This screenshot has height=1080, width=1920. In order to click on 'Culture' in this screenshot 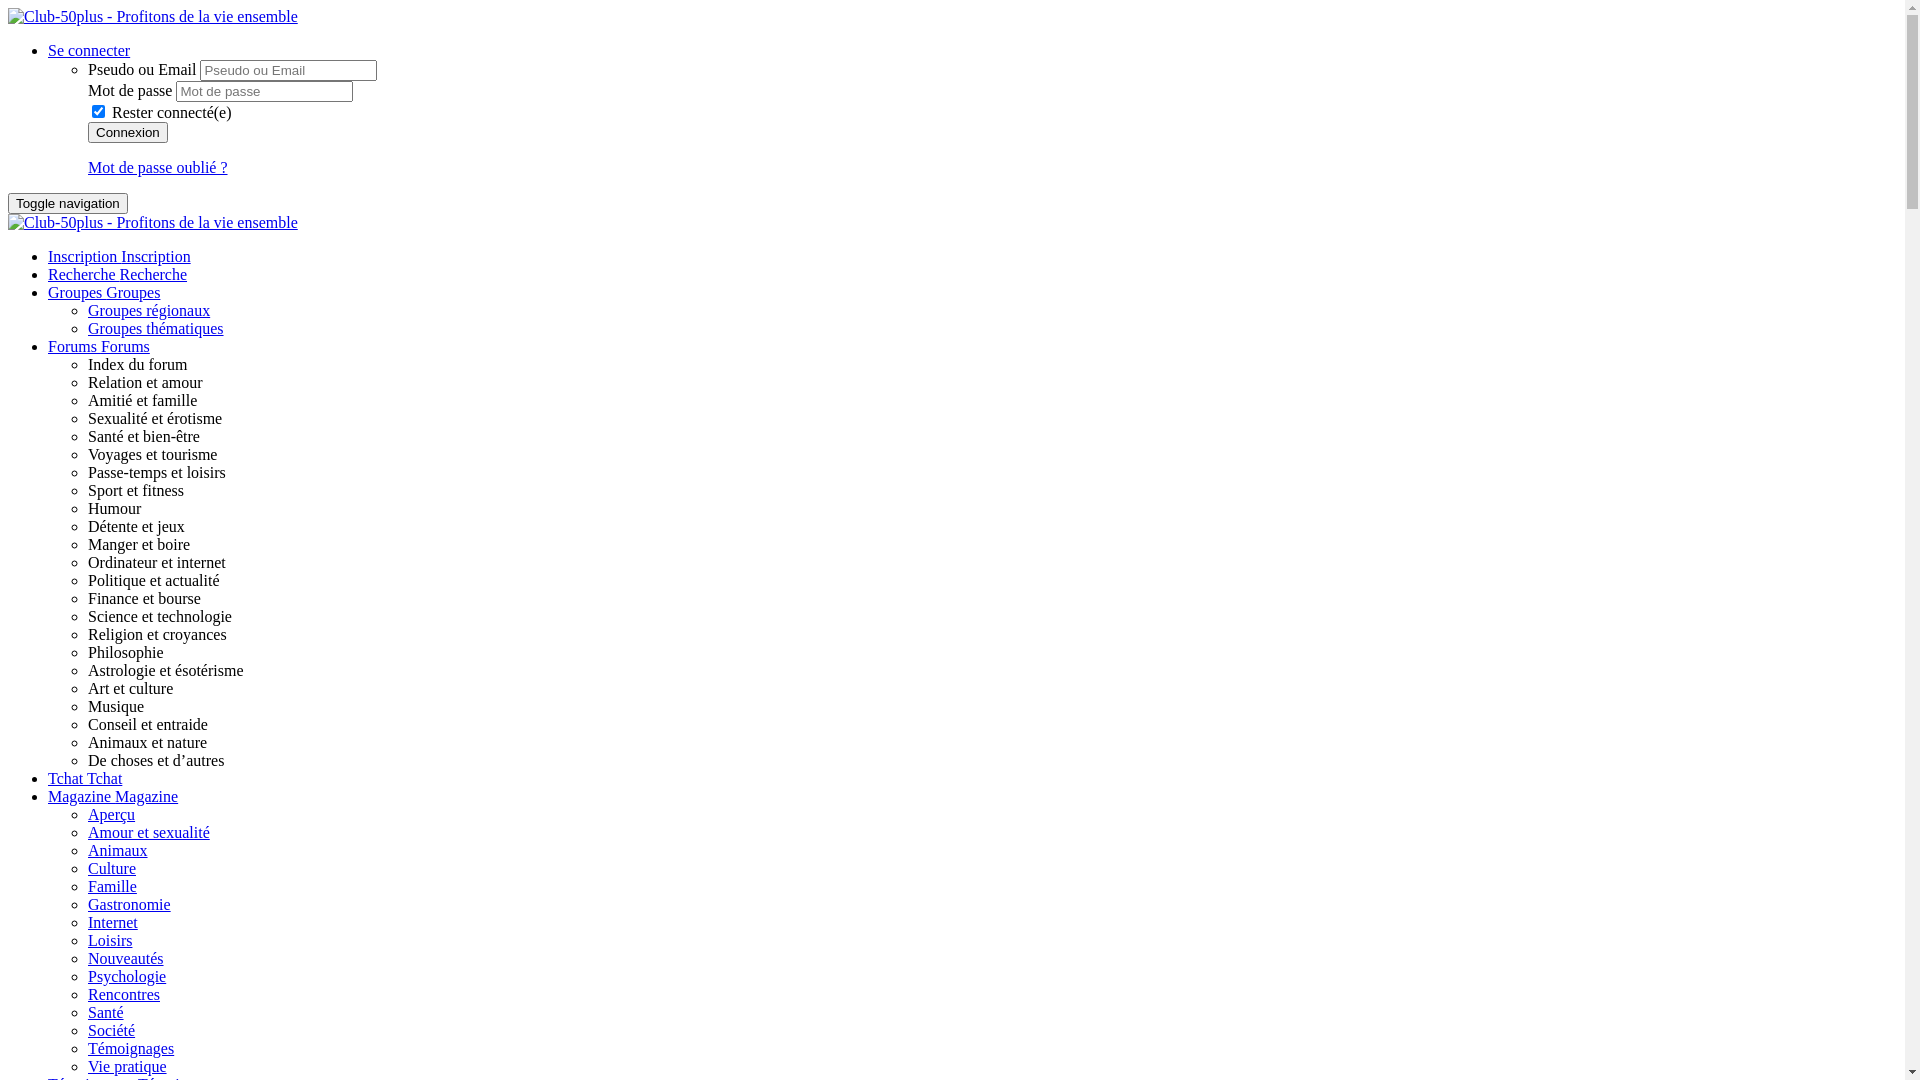, I will do `click(110, 867)`.